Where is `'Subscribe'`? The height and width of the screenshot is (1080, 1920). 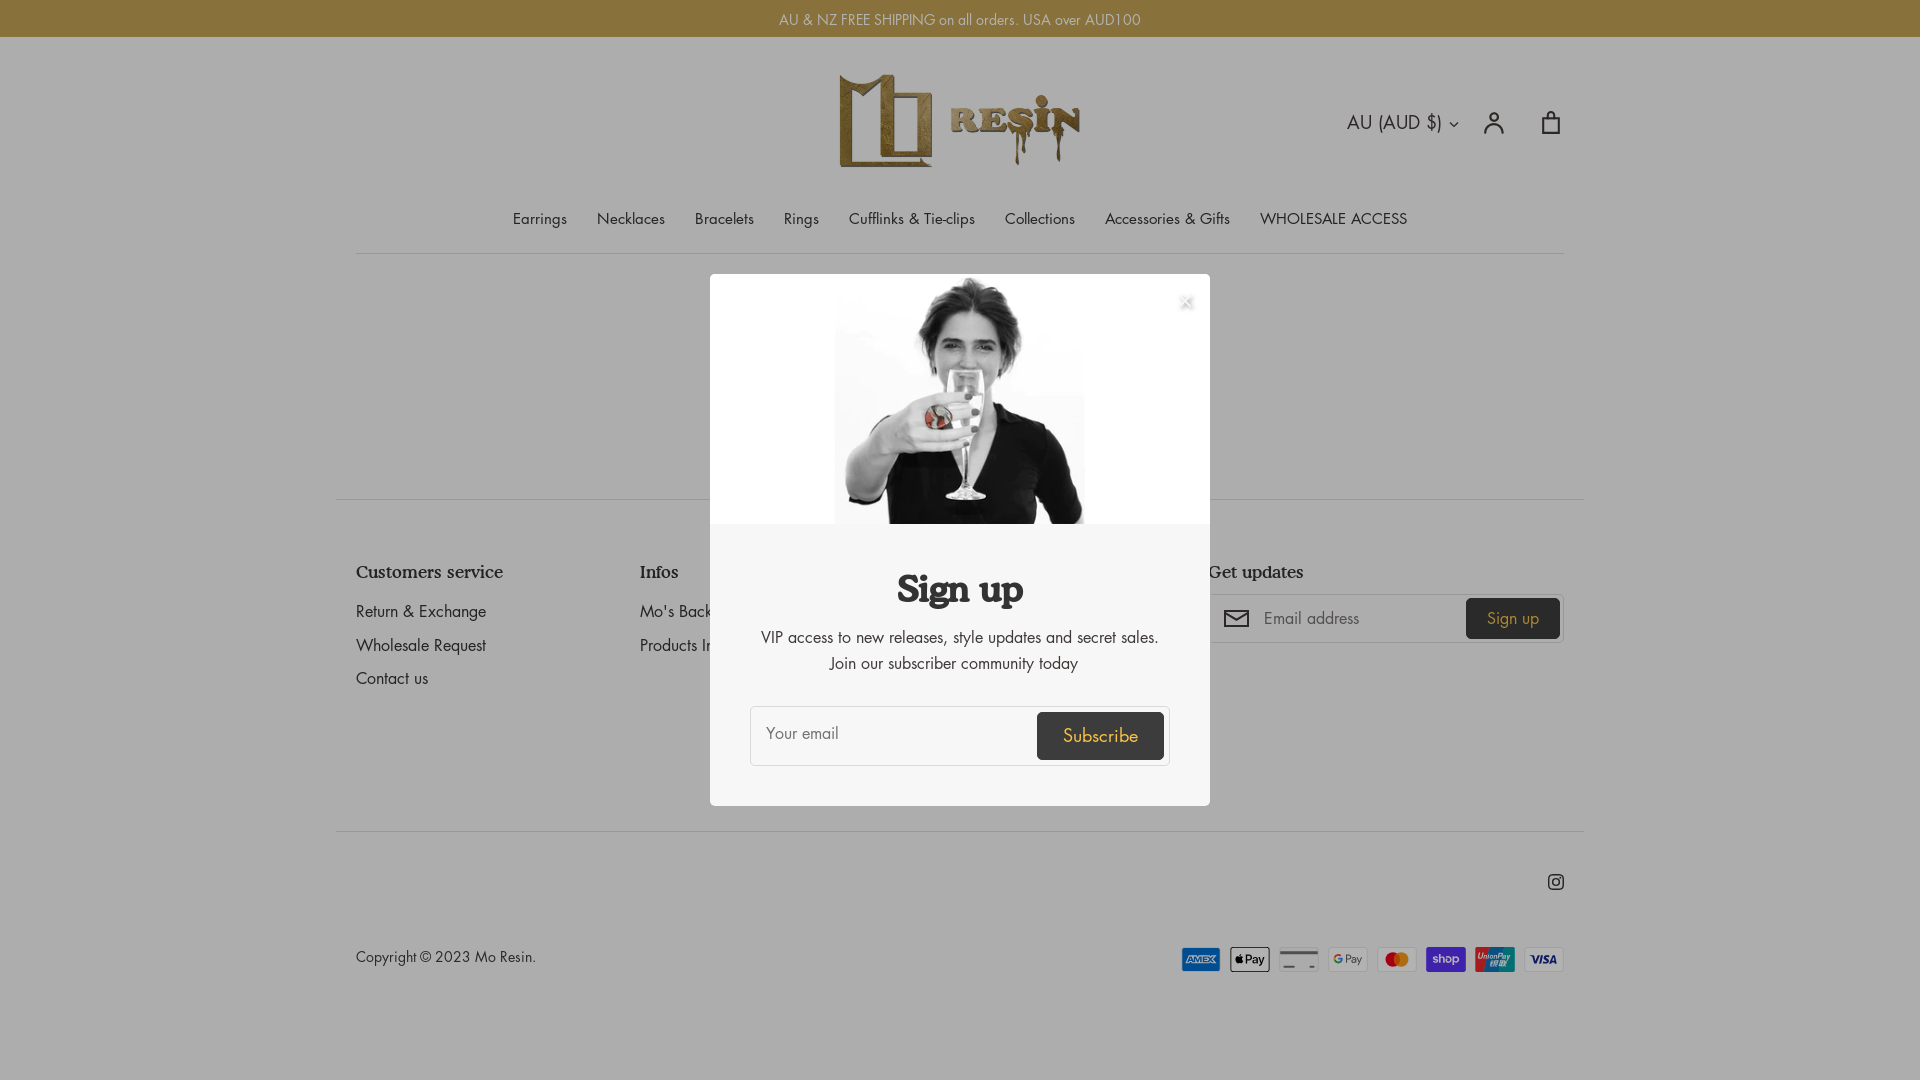 'Subscribe' is located at coordinates (1099, 735).